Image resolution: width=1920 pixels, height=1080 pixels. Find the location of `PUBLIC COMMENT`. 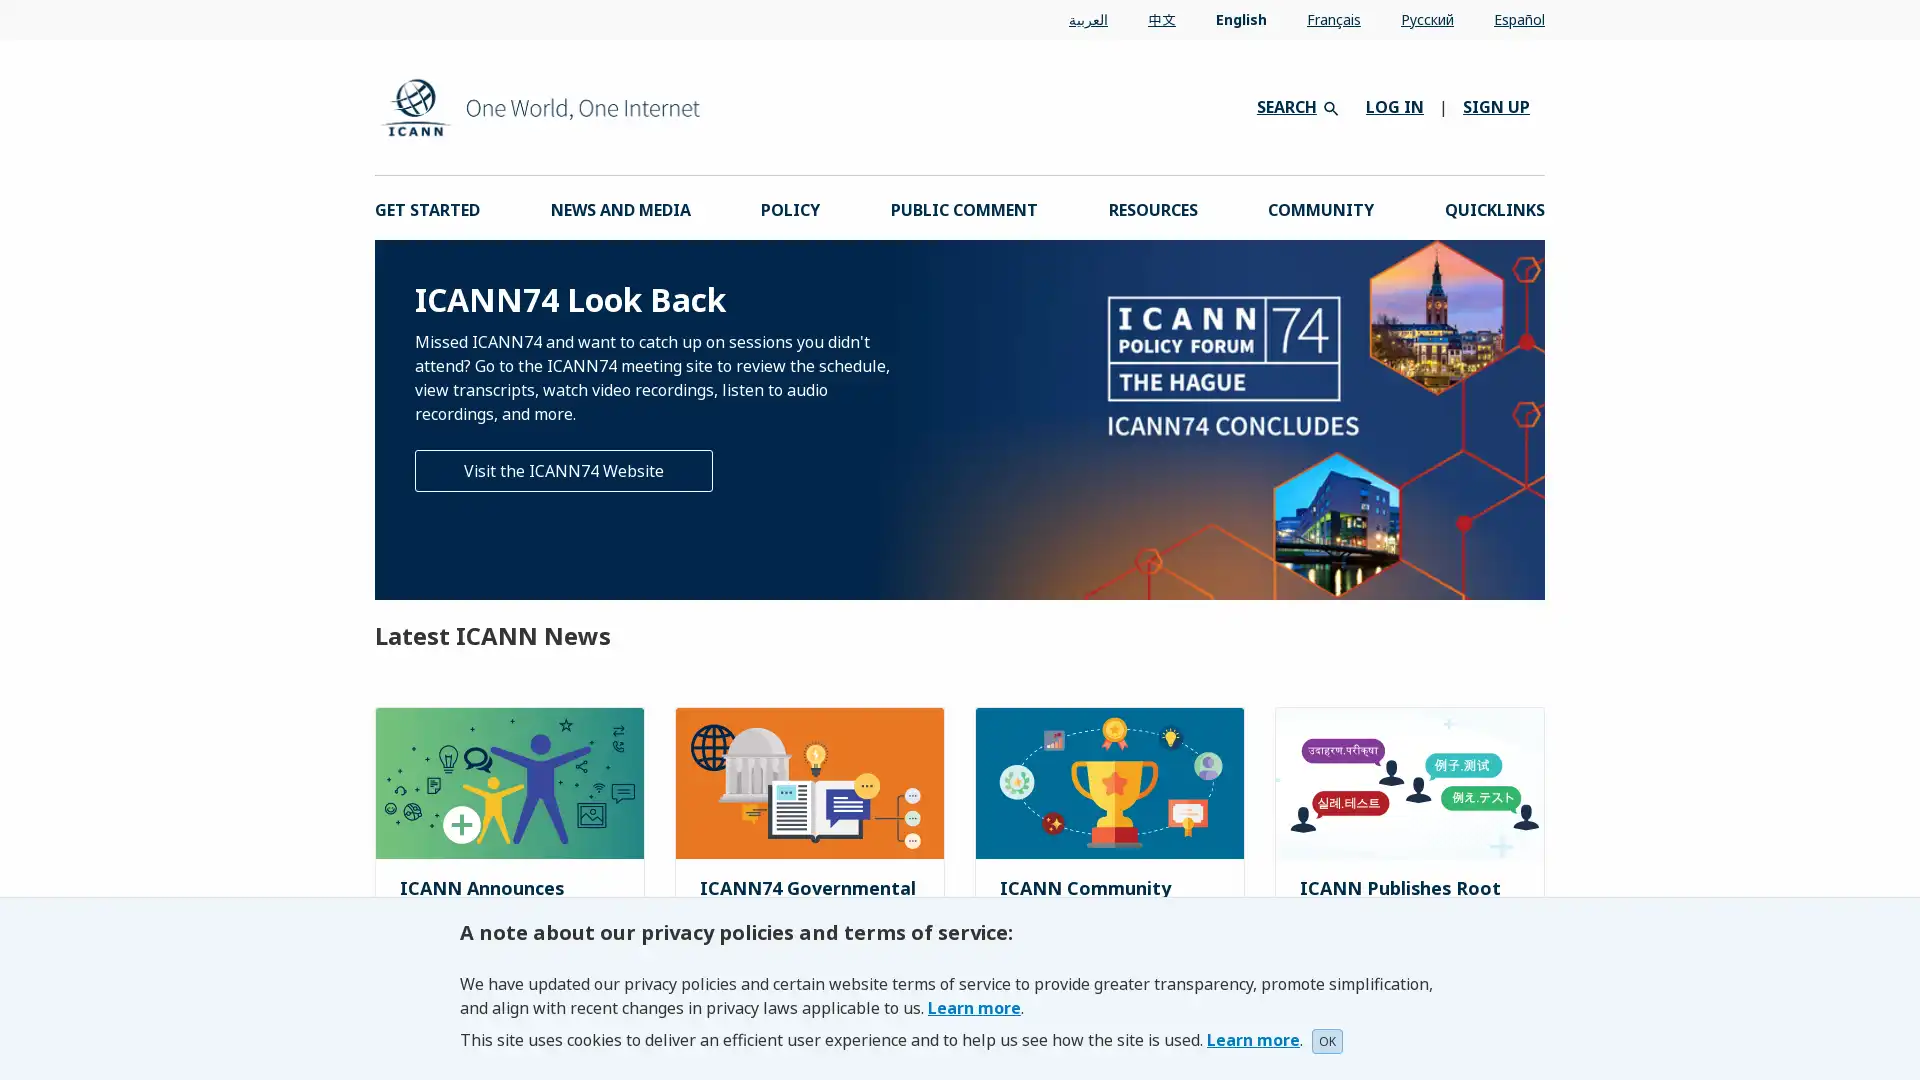

PUBLIC COMMENT is located at coordinates (963, 208).